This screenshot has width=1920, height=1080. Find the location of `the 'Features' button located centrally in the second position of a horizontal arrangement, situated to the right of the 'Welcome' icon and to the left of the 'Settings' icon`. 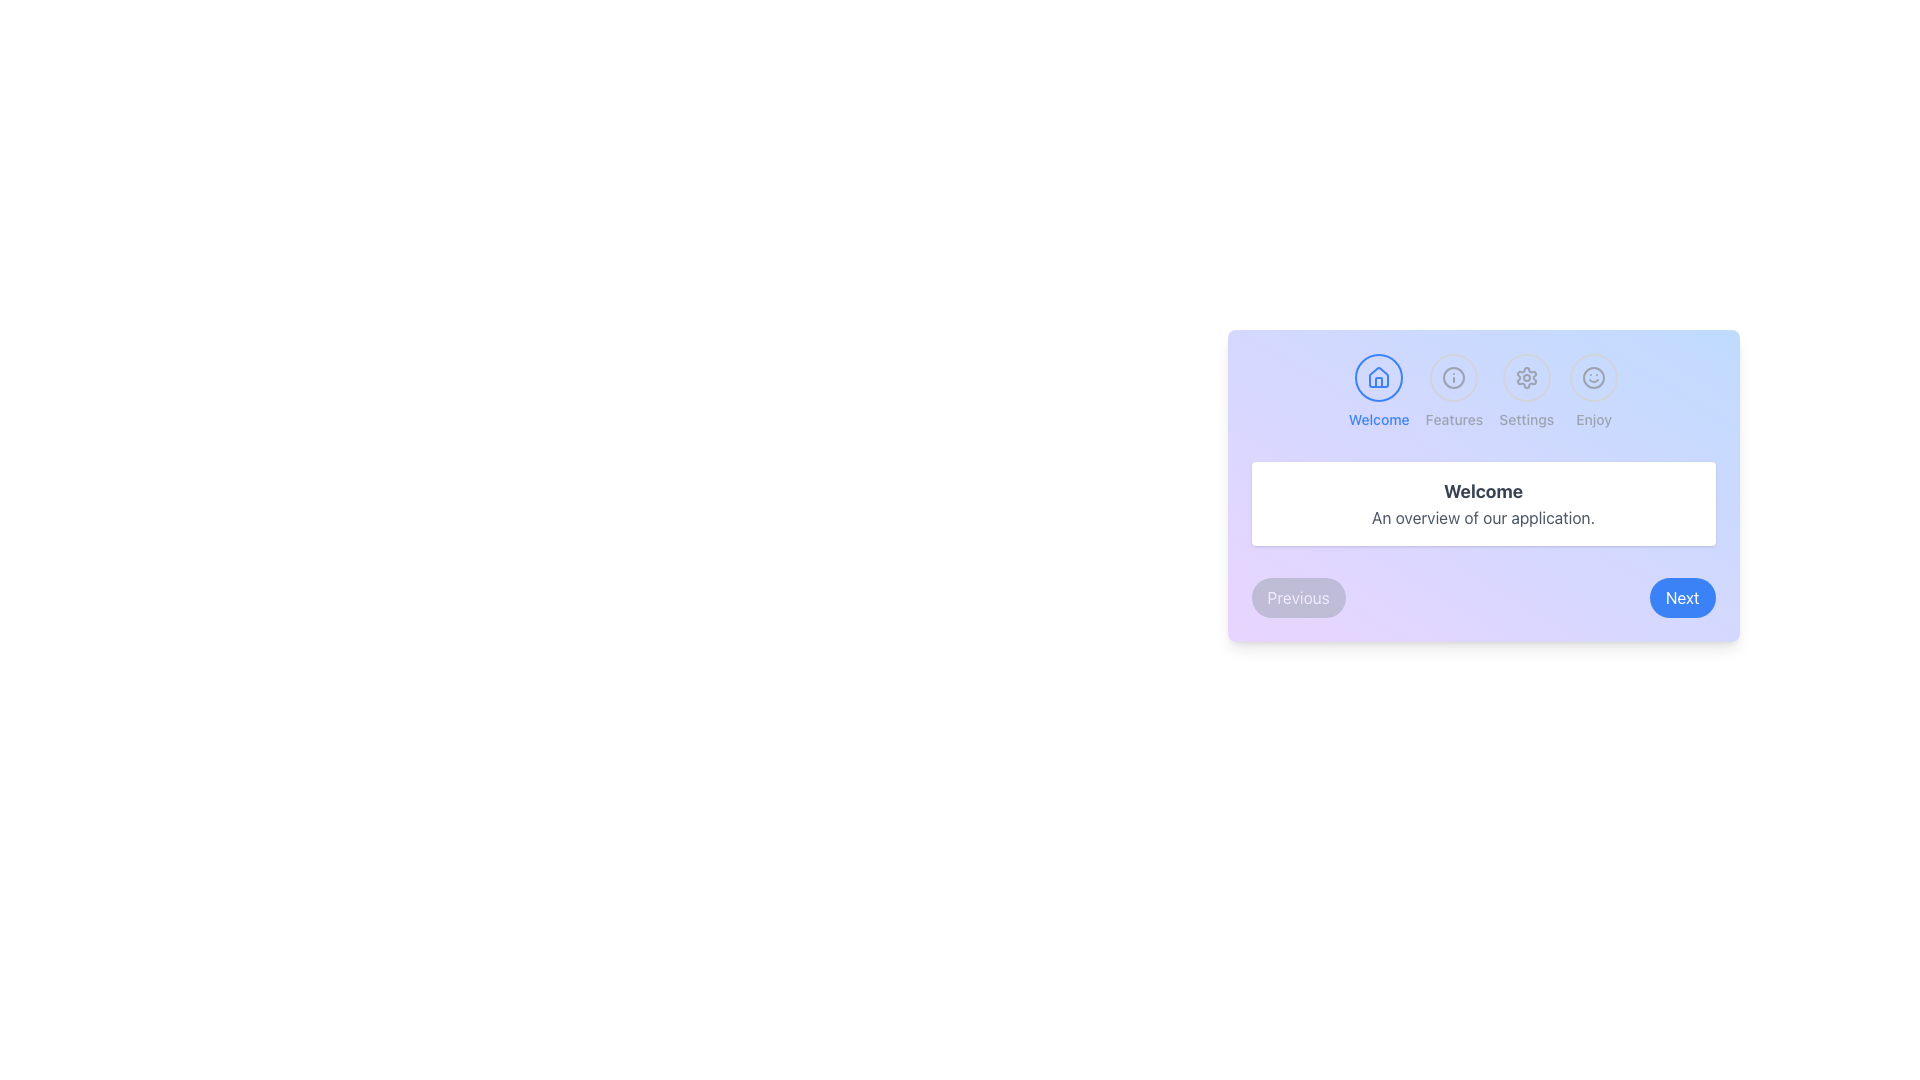

the 'Features' button located centrally in the second position of a horizontal arrangement, situated to the right of the 'Welcome' icon and to the left of the 'Settings' icon is located at coordinates (1454, 392).